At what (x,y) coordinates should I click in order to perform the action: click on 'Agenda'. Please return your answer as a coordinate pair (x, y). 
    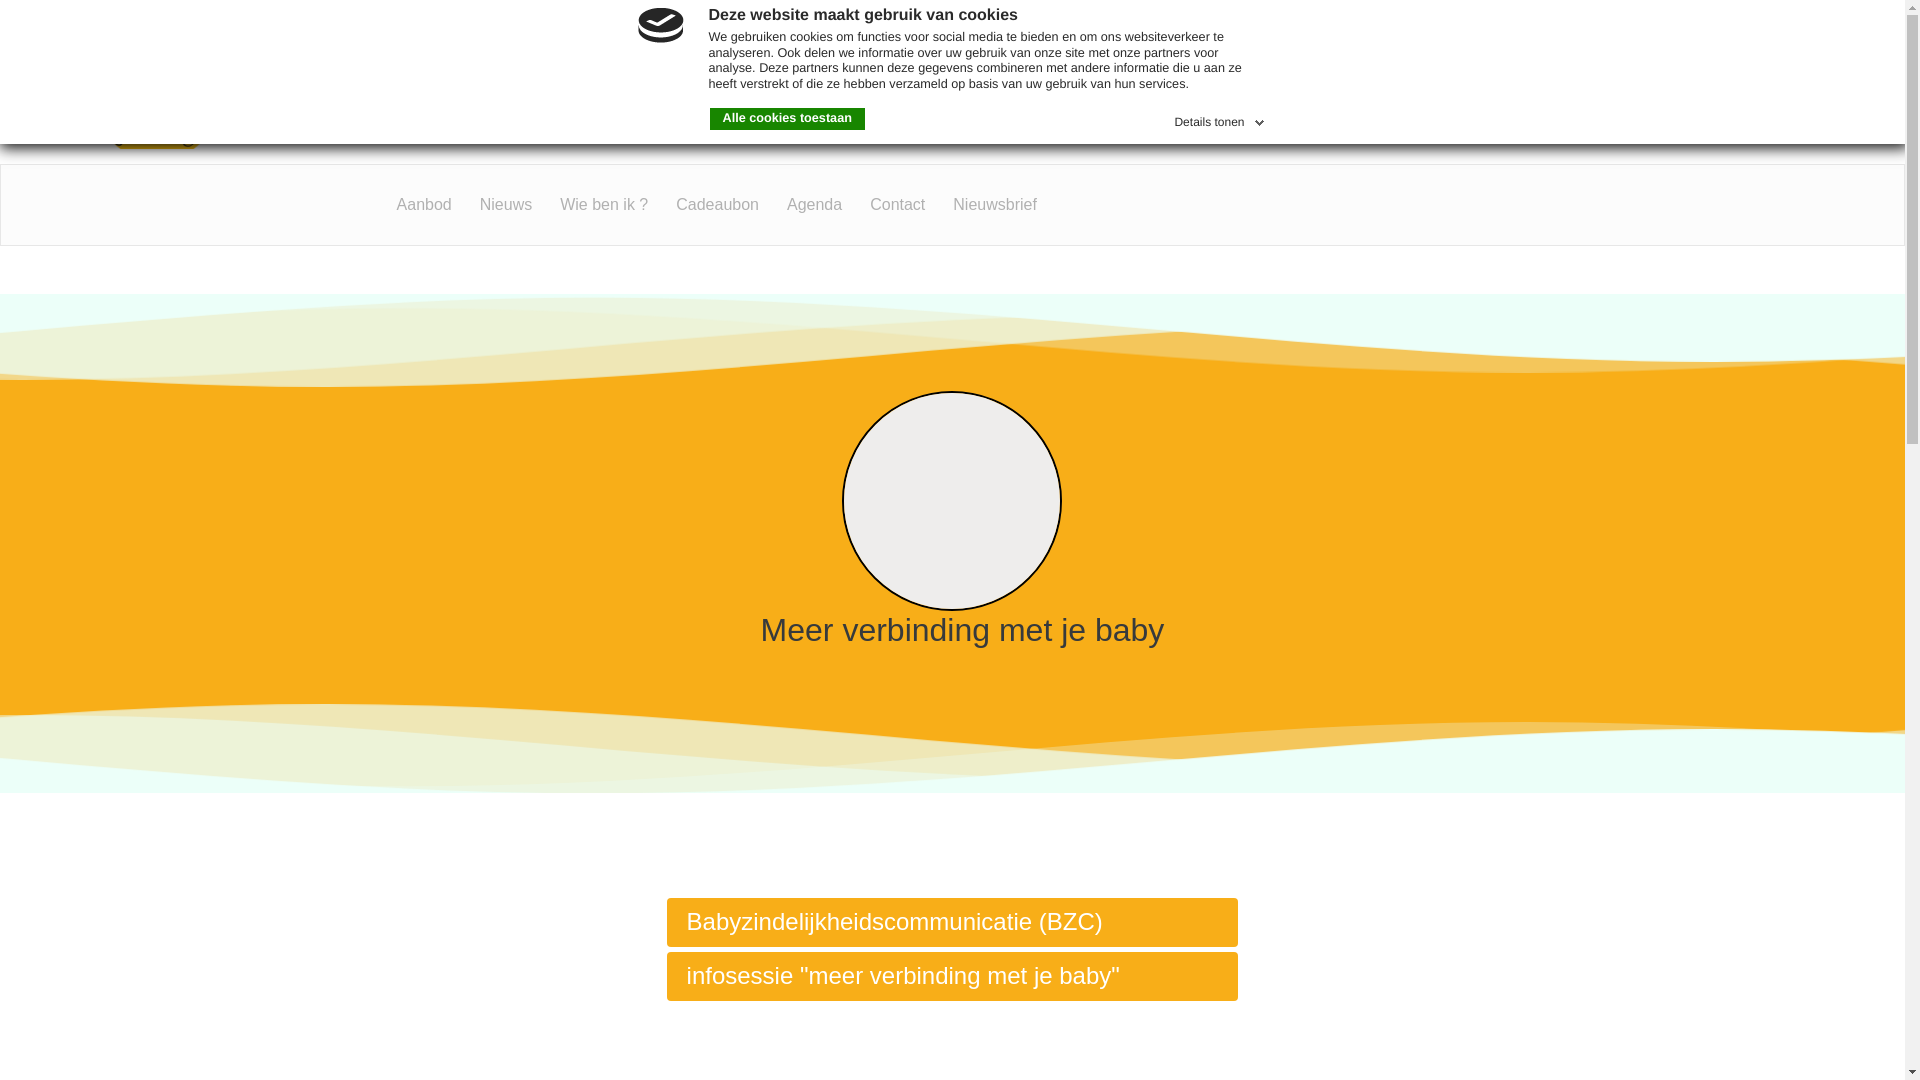
    Looking at the image, I should click on (814, 204).